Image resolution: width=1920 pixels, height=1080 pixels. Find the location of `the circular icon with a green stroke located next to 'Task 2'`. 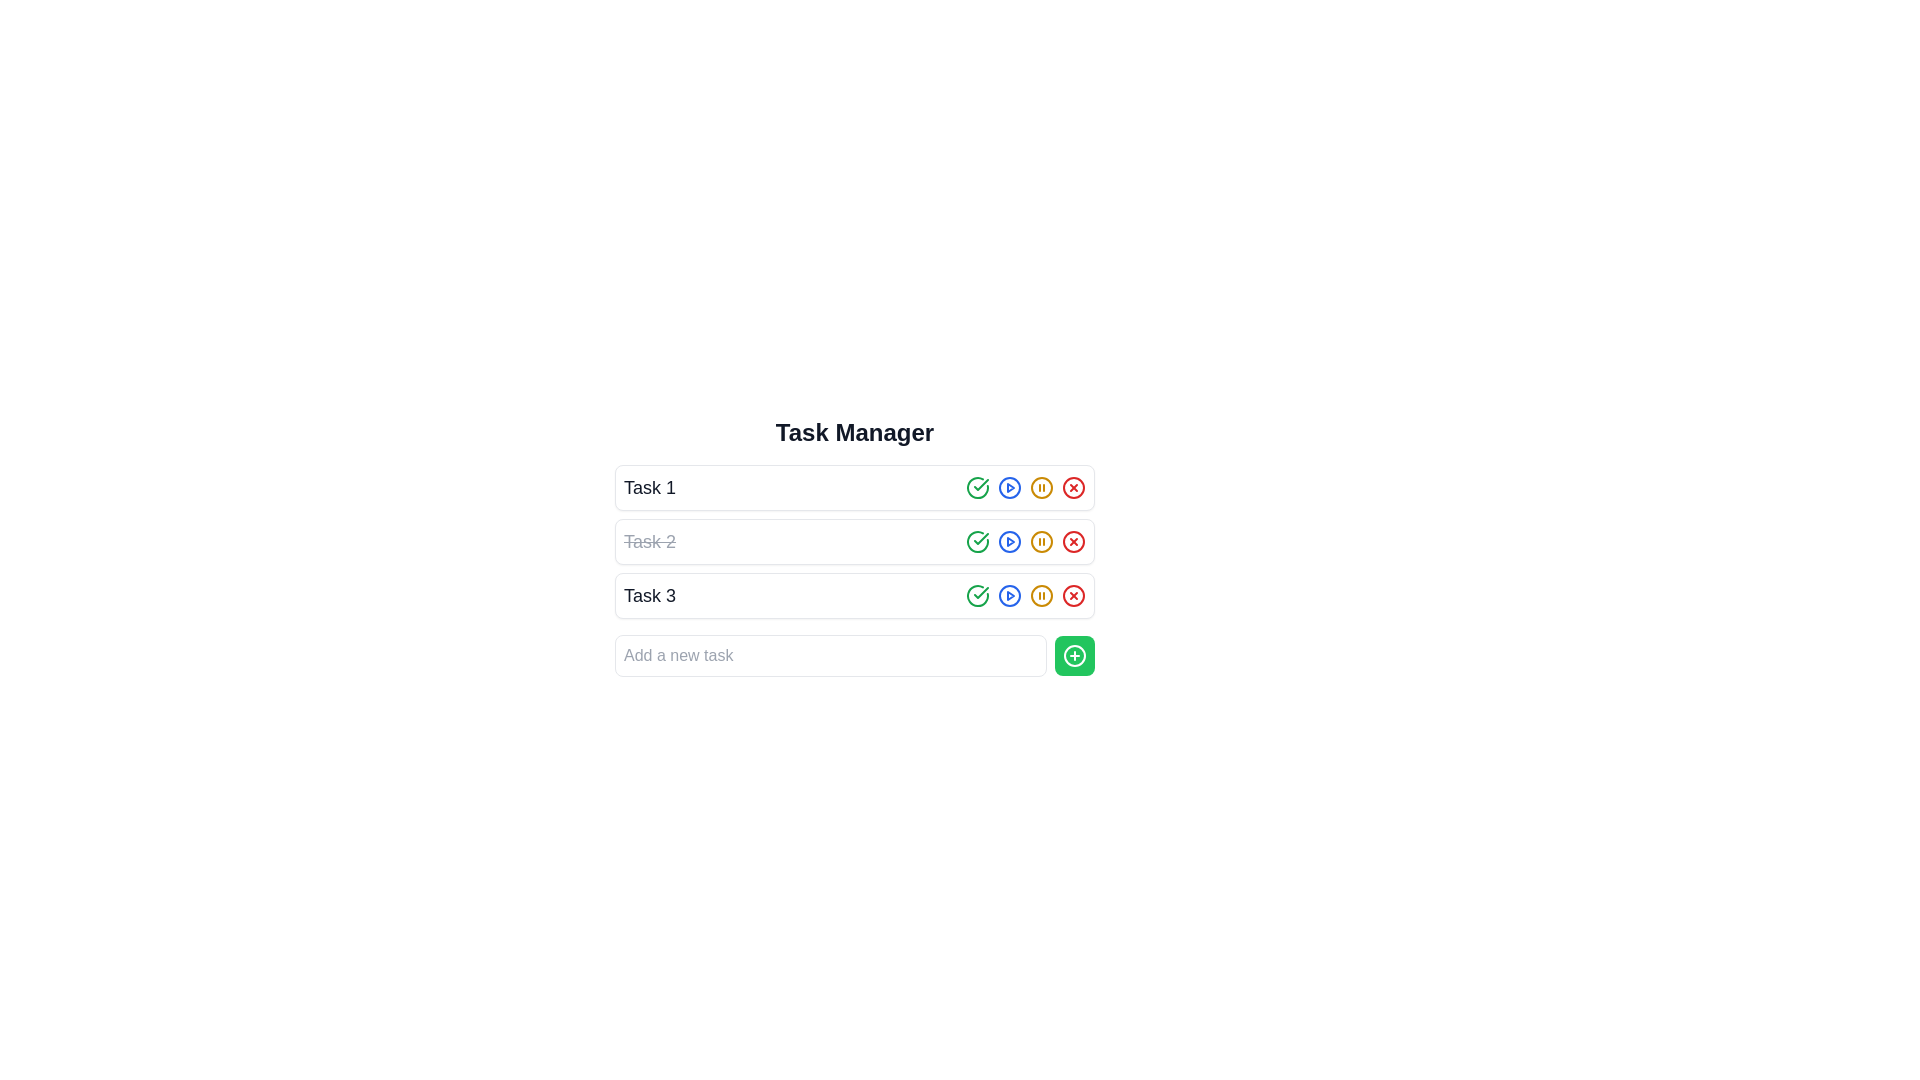

the circular icon with a green stroke located next to 'Task 2' is located at coordinates (978, 542).